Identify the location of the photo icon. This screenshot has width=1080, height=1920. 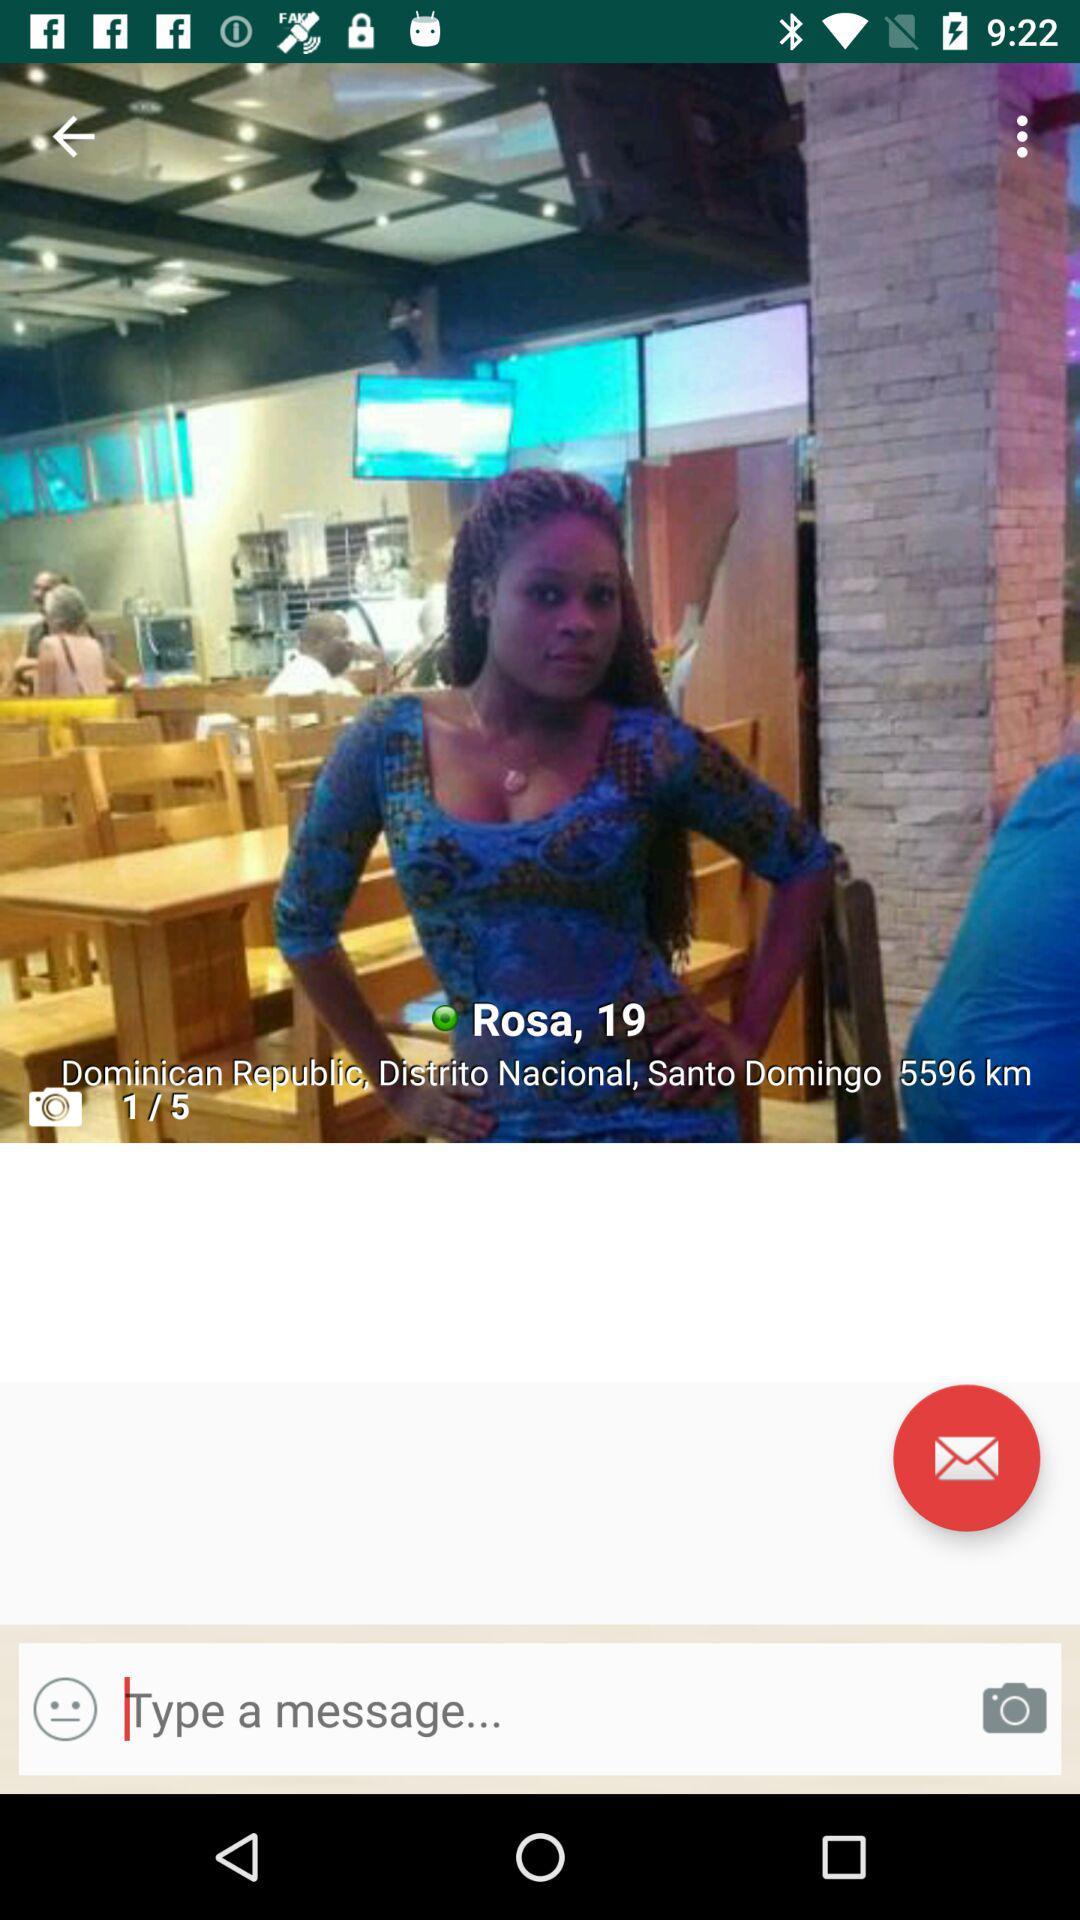
(1014, 1708).